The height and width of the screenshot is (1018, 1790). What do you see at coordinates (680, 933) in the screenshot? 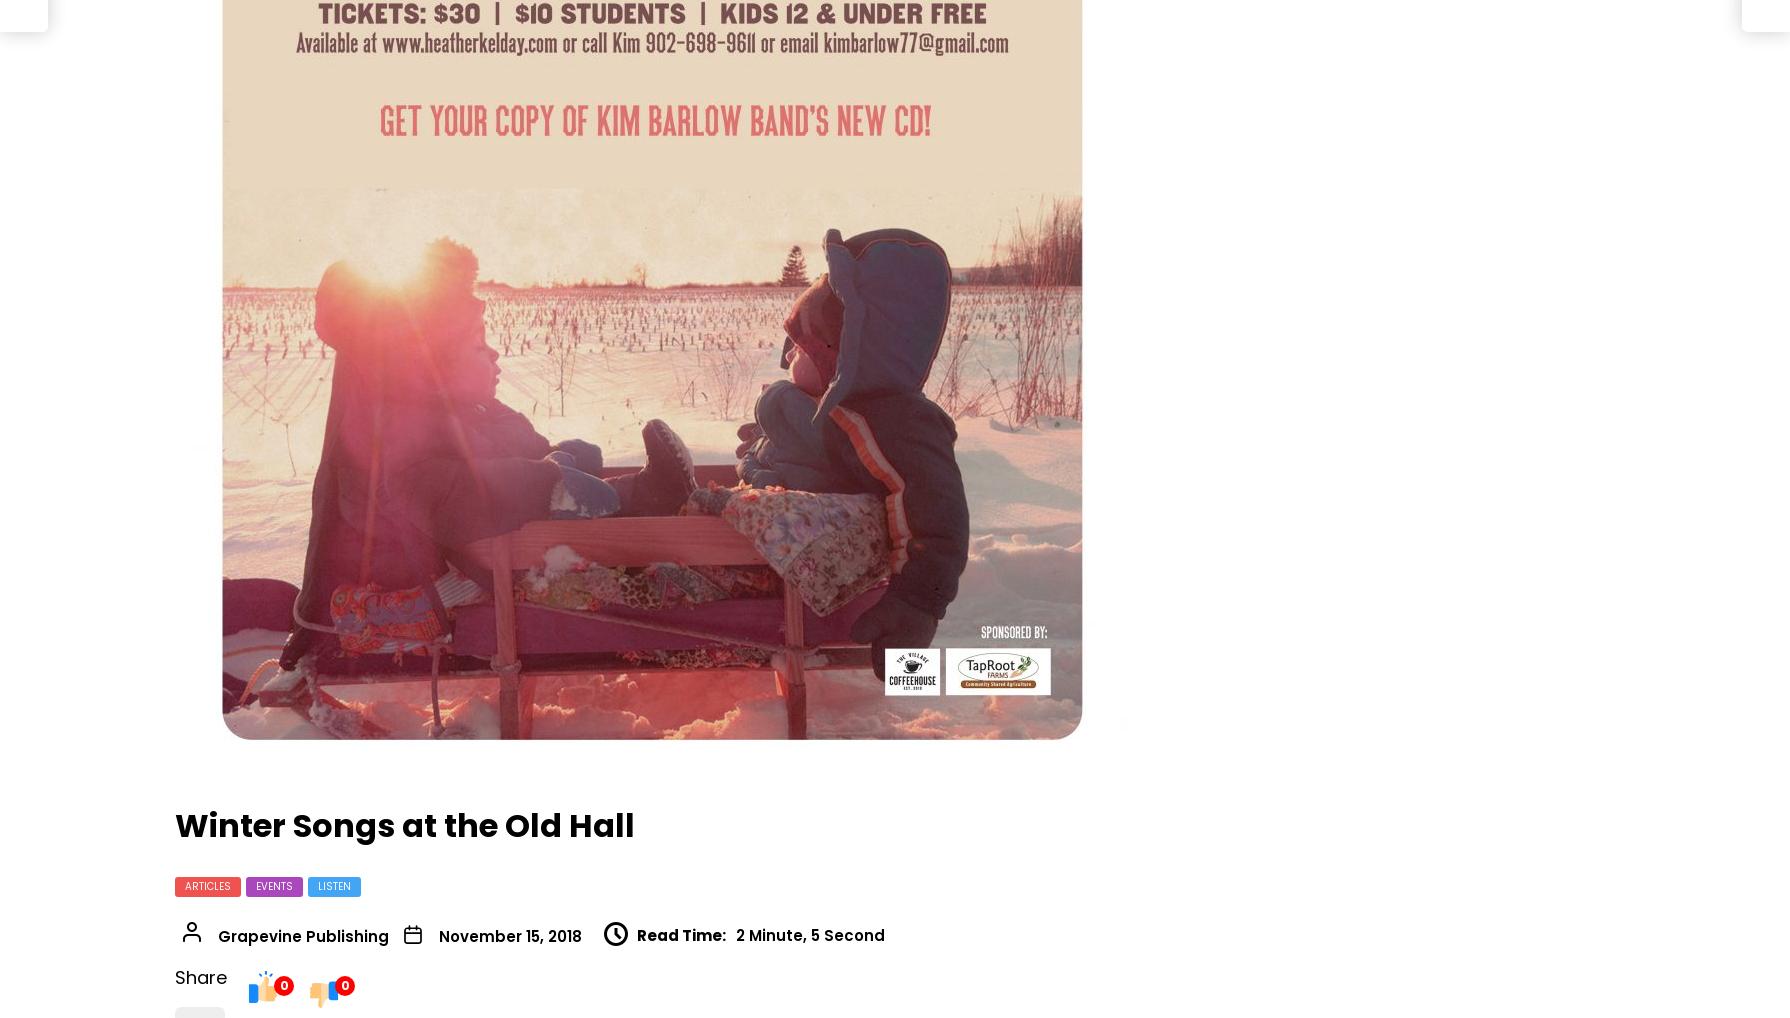
I see `'Read Time:'` at bounding box center [680, 933].